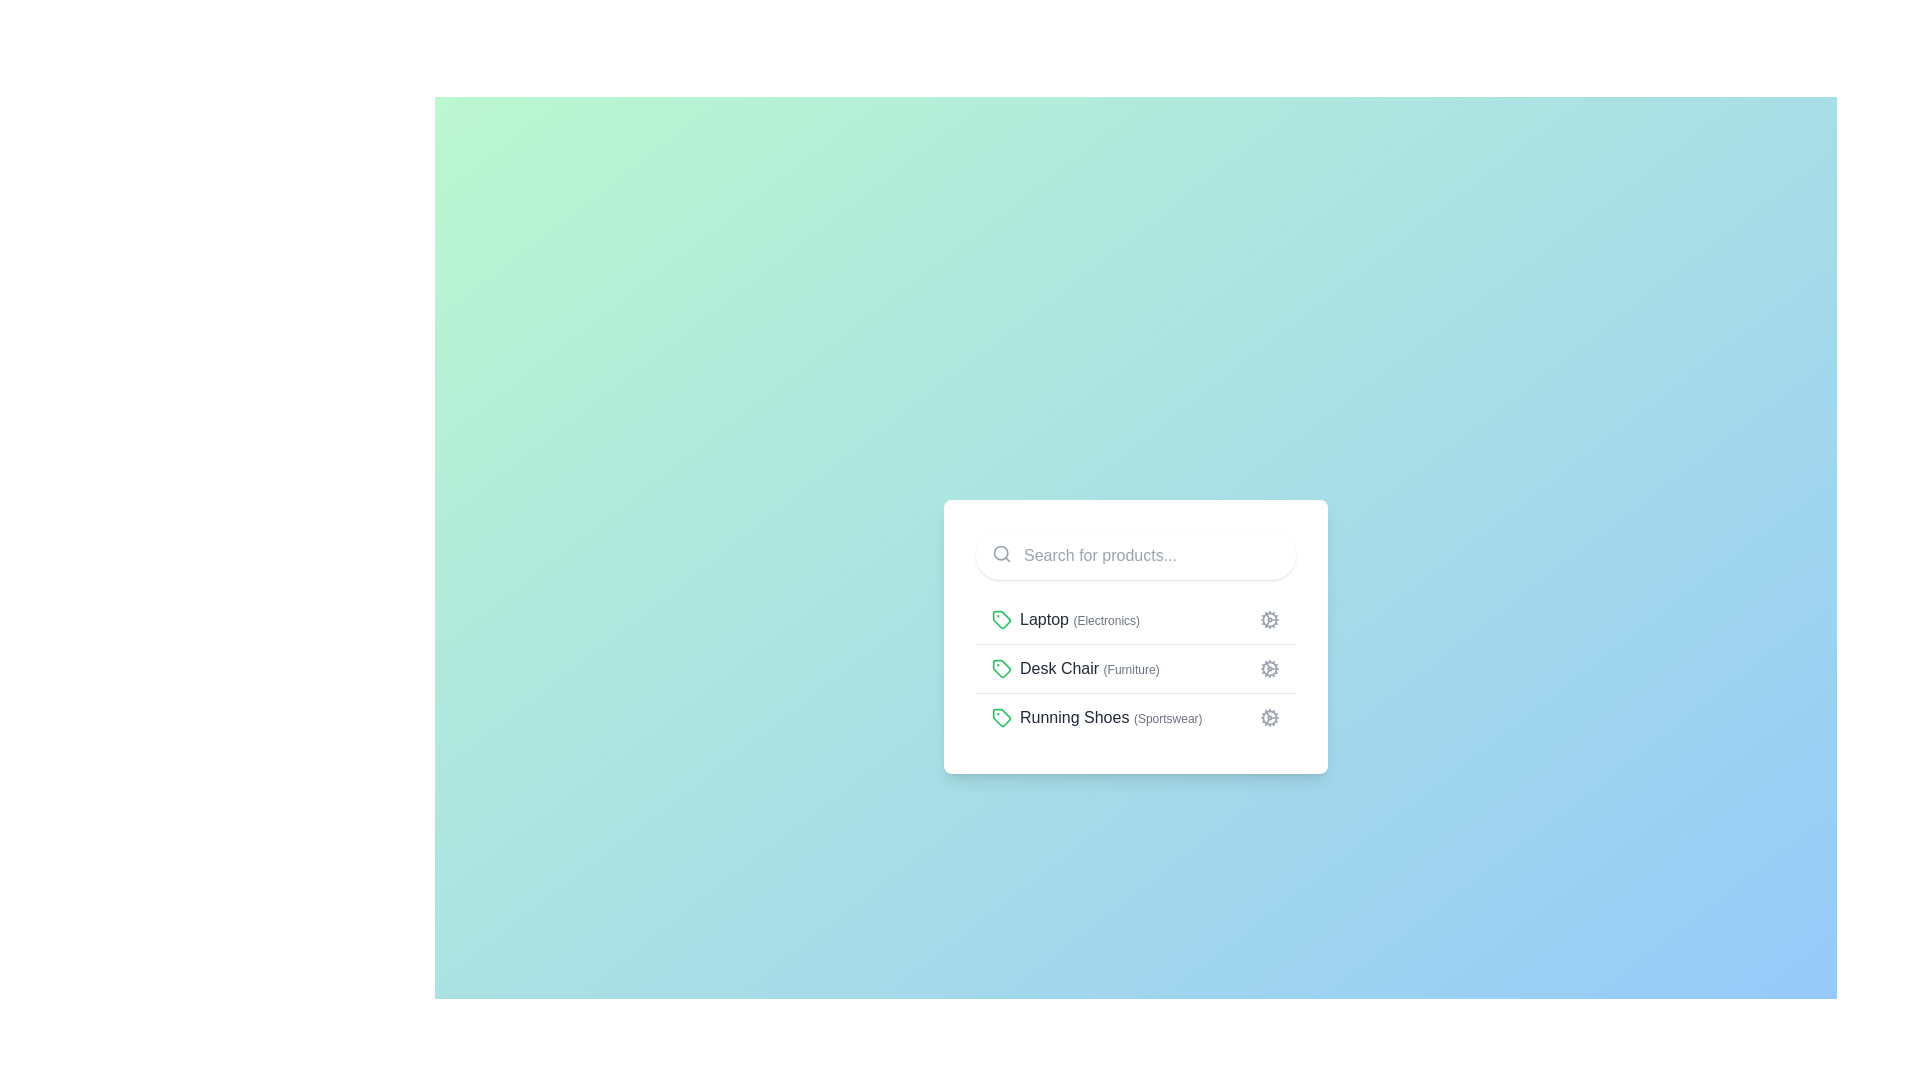 Image resolution: width=1920 pixels, height=1080 pixels. What do you see at coordinates (1096, 716) in the screenshot?
I see `to select the list item labeled 'Running Shoes (Sportswear)', which is the third item in a vertical list, featuring a green tag icon and bold text` at bounding box center [1096, 716].